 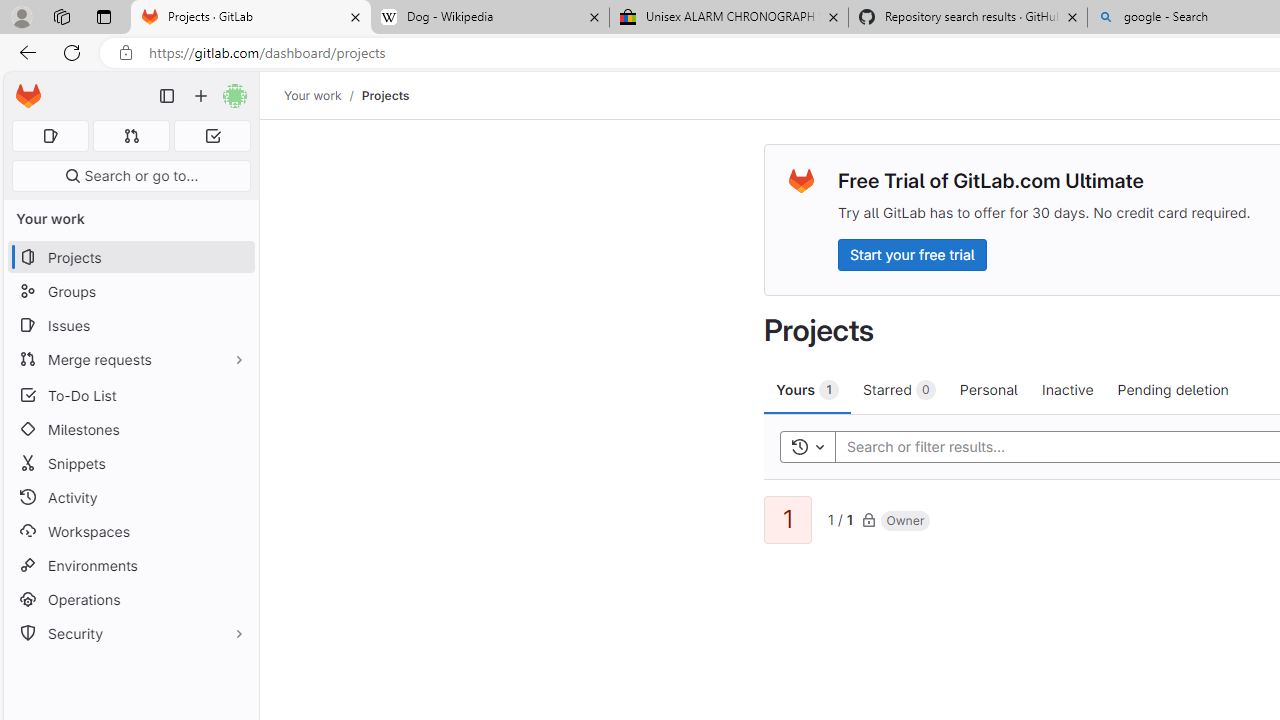 What do you see at coordinates (130, 565) in the screenshot?
I see `'Environments'` at bounding box center [130, 565].